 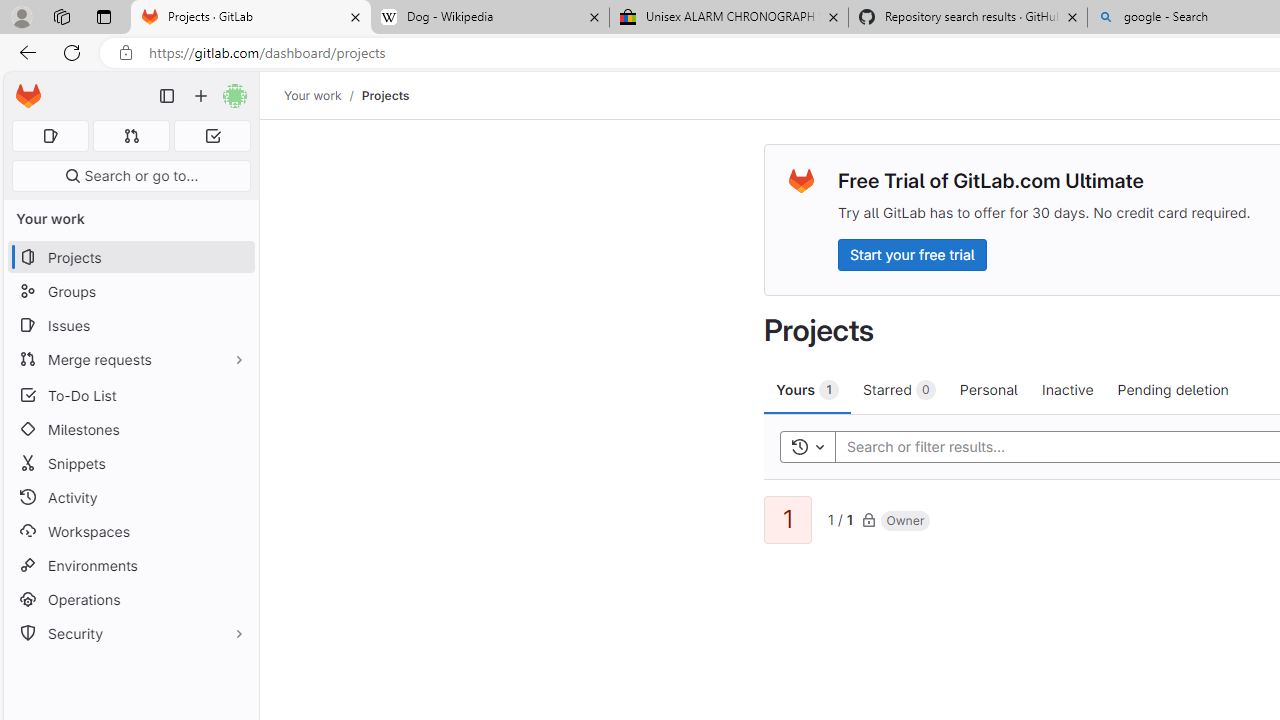 What do you see at coordinates (130, 565) in the screenshot?
I see `'Environments'` at bounding box center [130, 565].